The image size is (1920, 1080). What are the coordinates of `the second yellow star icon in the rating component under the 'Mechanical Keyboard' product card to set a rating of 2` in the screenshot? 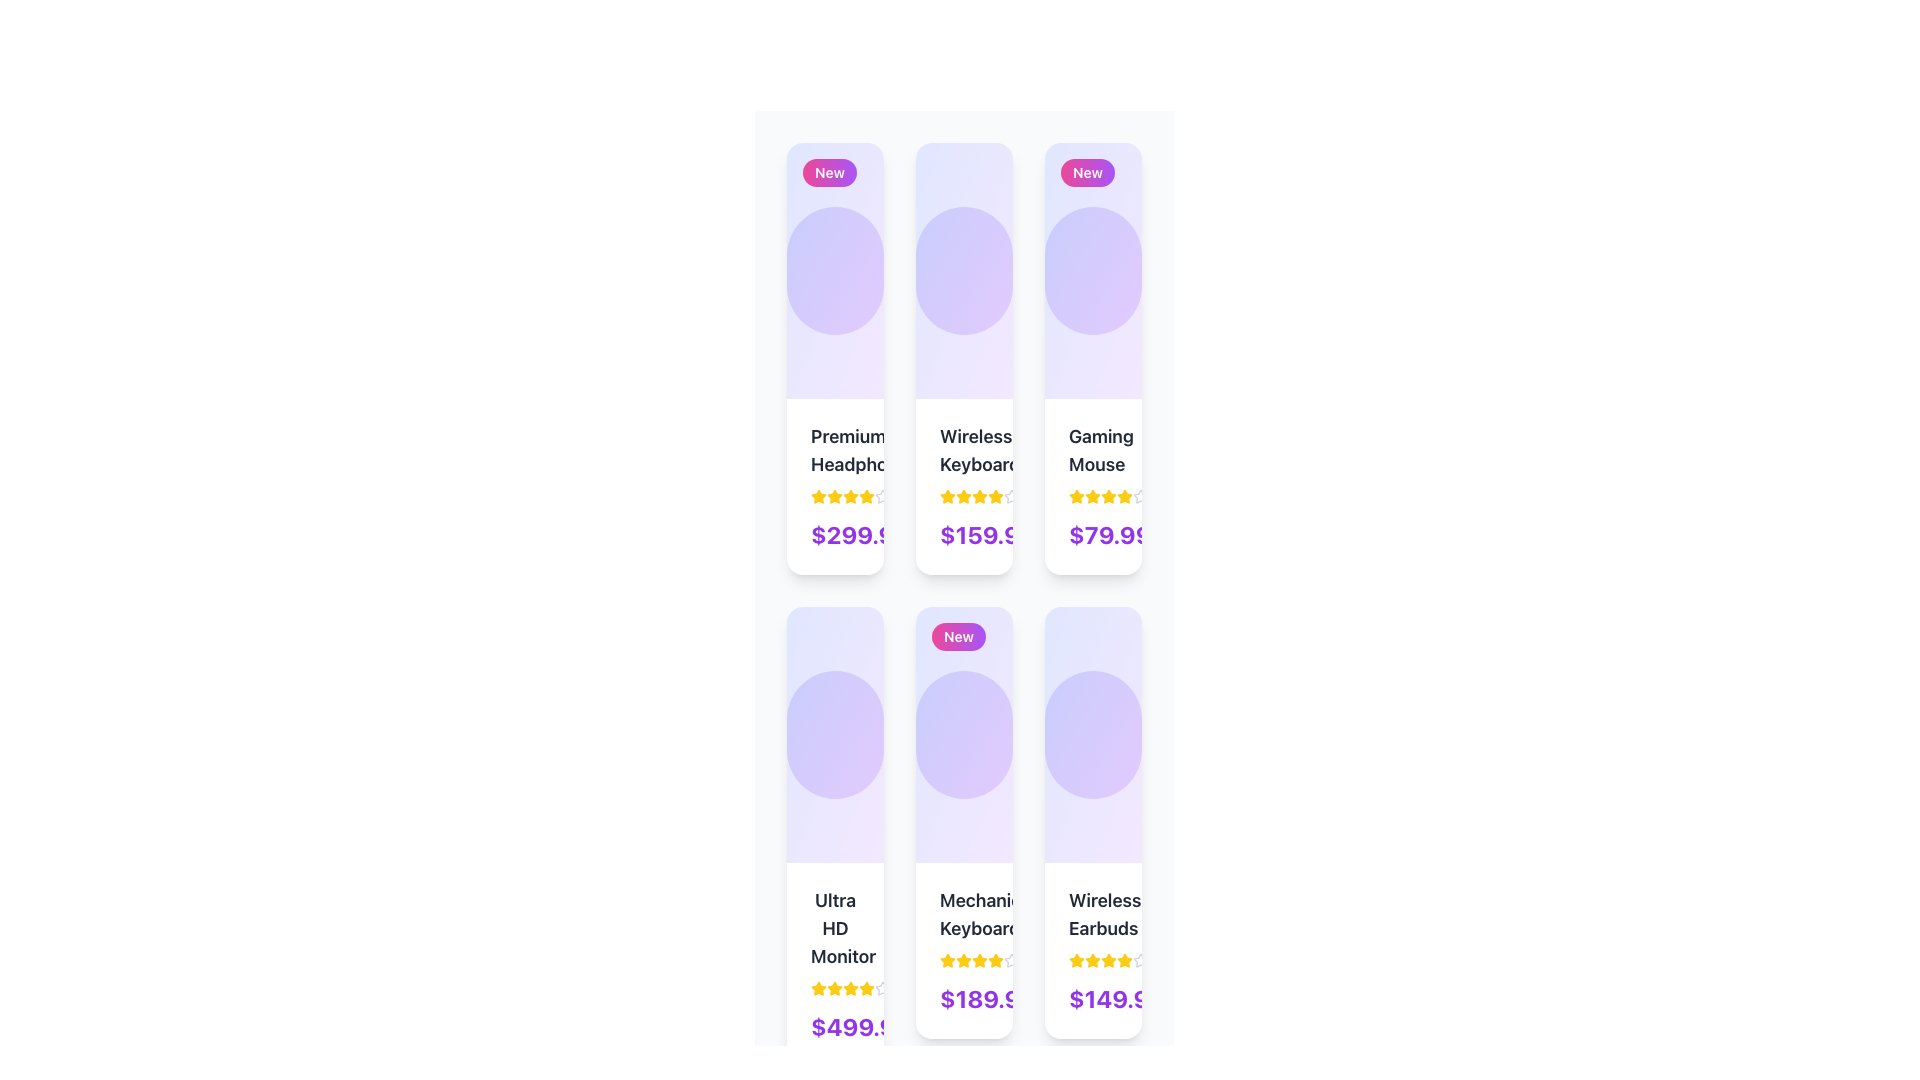 It's located at (947, 959).